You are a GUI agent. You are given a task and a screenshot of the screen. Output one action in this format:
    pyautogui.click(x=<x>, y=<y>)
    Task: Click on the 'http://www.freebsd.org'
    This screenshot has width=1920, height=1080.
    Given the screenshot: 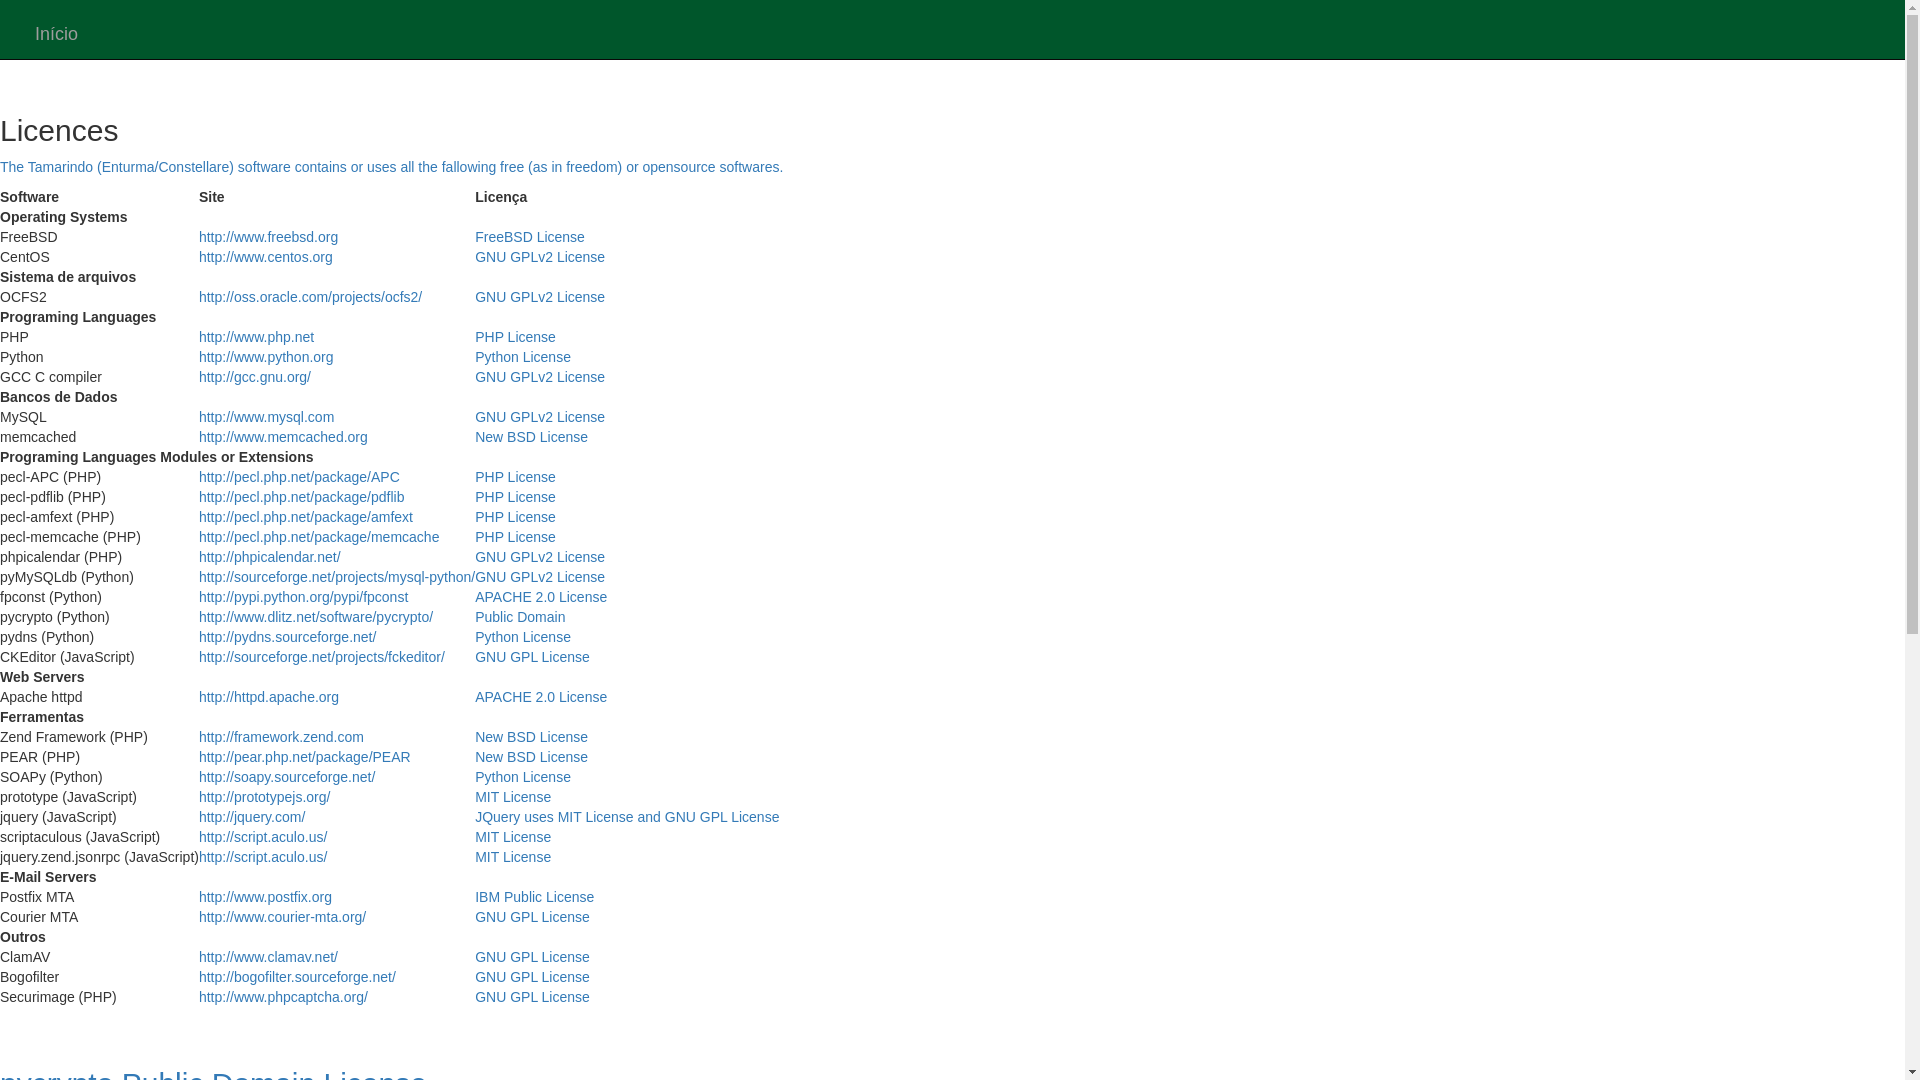 What is the action you would take?
    pyautogui.click(x=267, y=235)
    